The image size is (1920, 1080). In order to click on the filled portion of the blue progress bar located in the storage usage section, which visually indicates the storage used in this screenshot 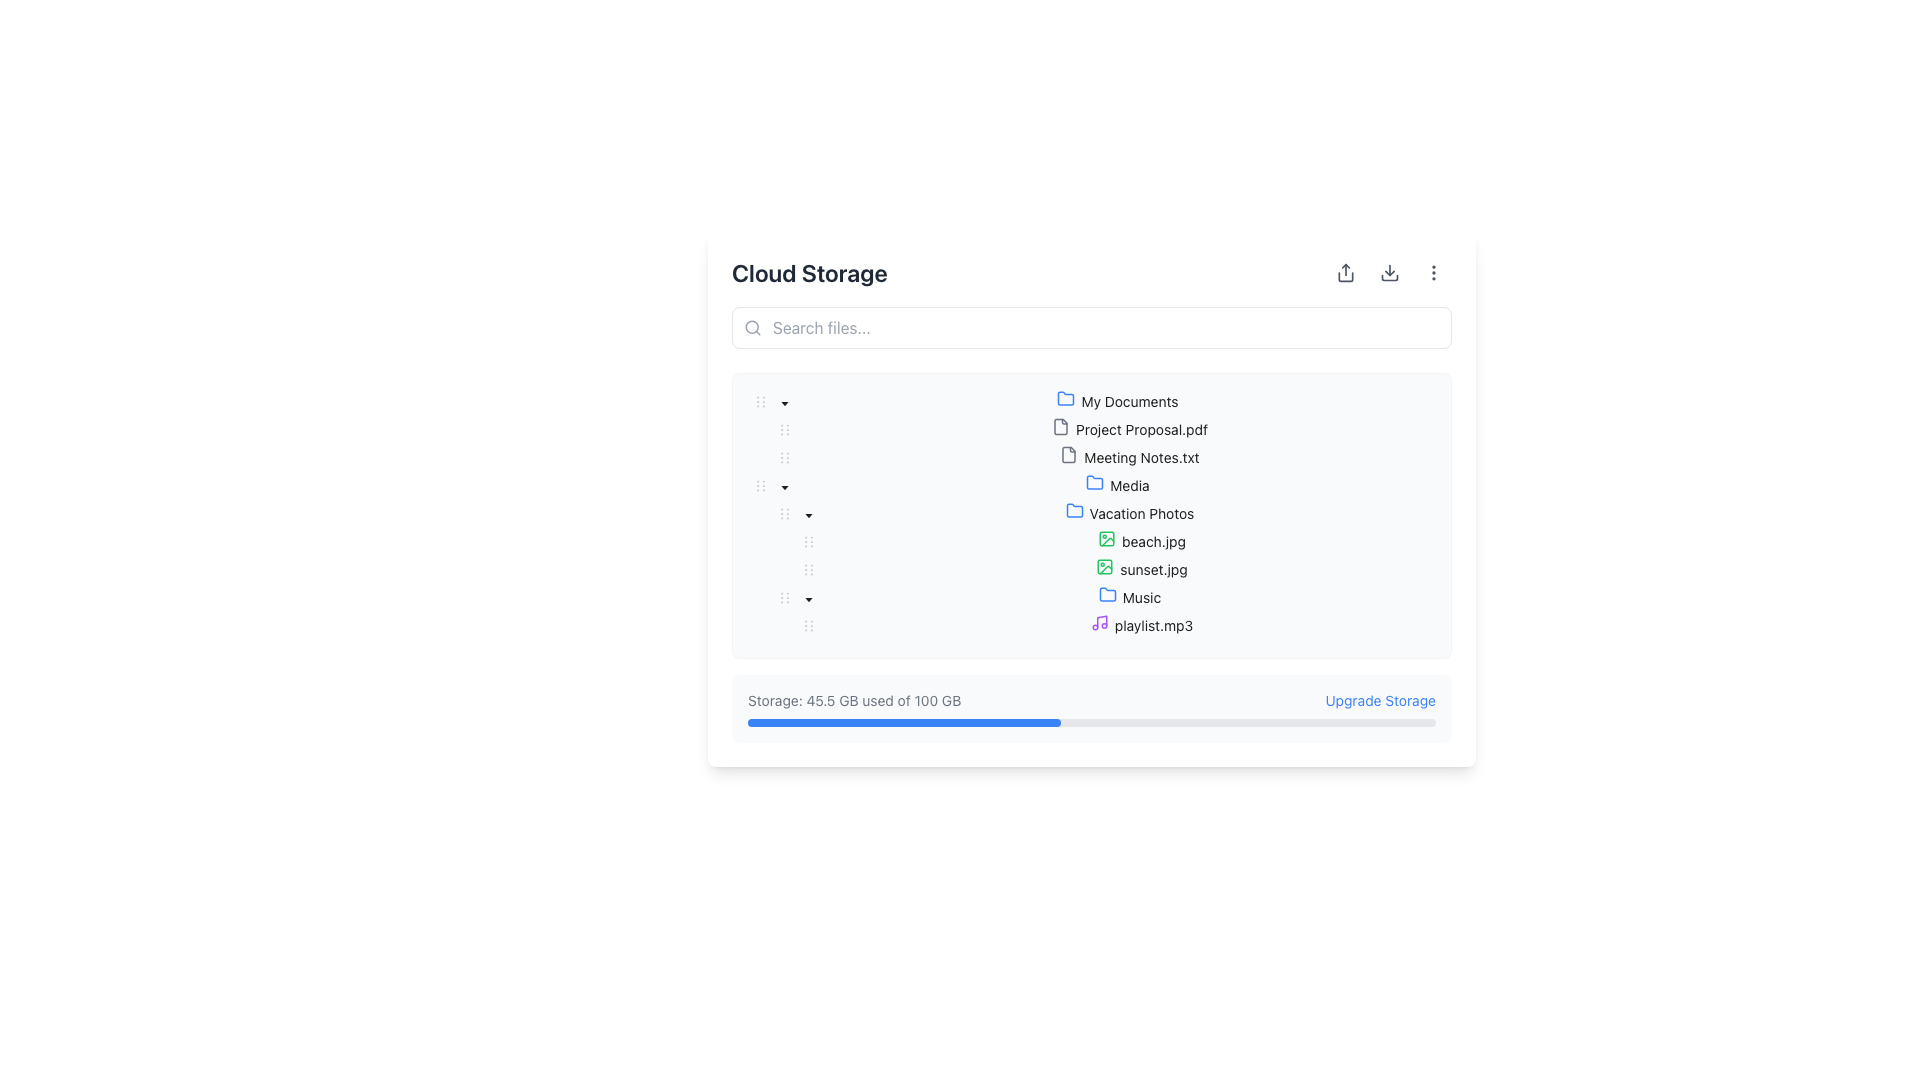, I will do `click(903, 722)`.